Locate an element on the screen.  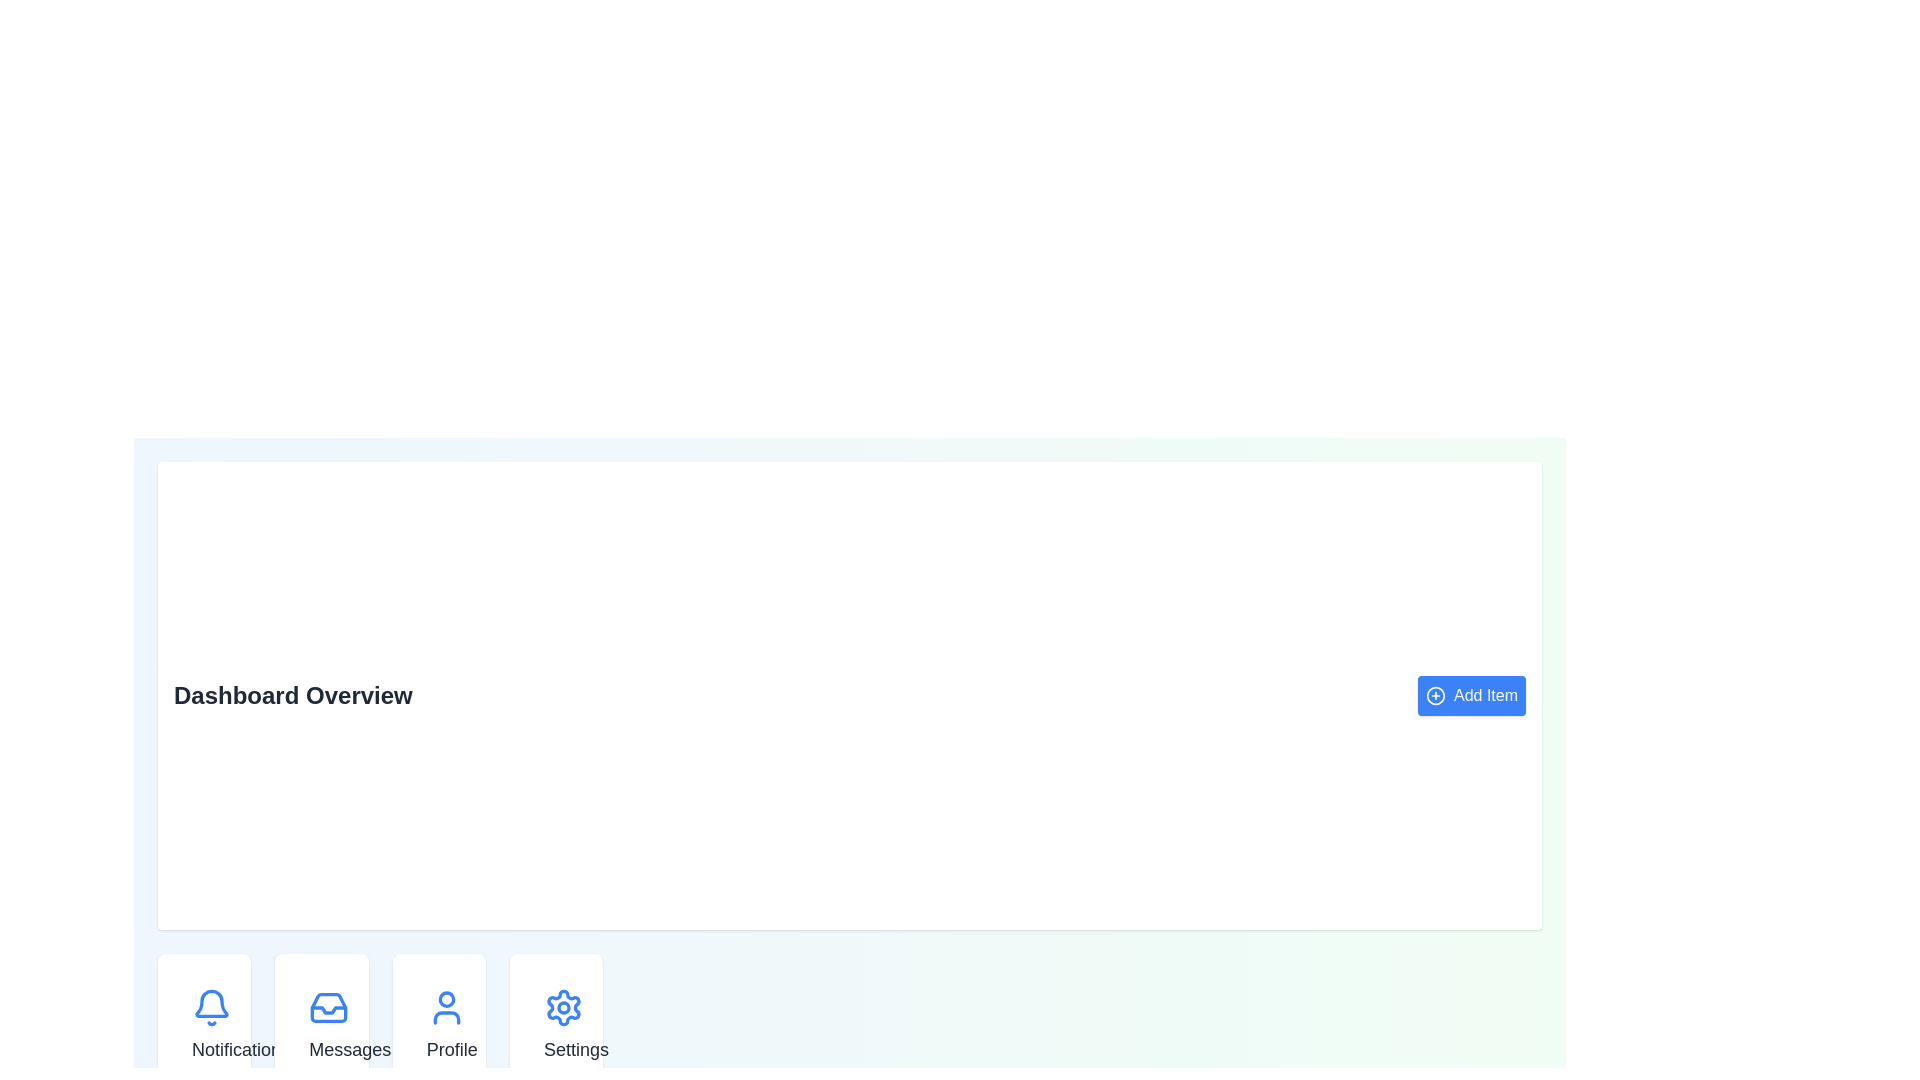
the Decorative icon component representing the user's head in the user icon, located centrally above the 'Profile' label is located at coordinates (445, 999).